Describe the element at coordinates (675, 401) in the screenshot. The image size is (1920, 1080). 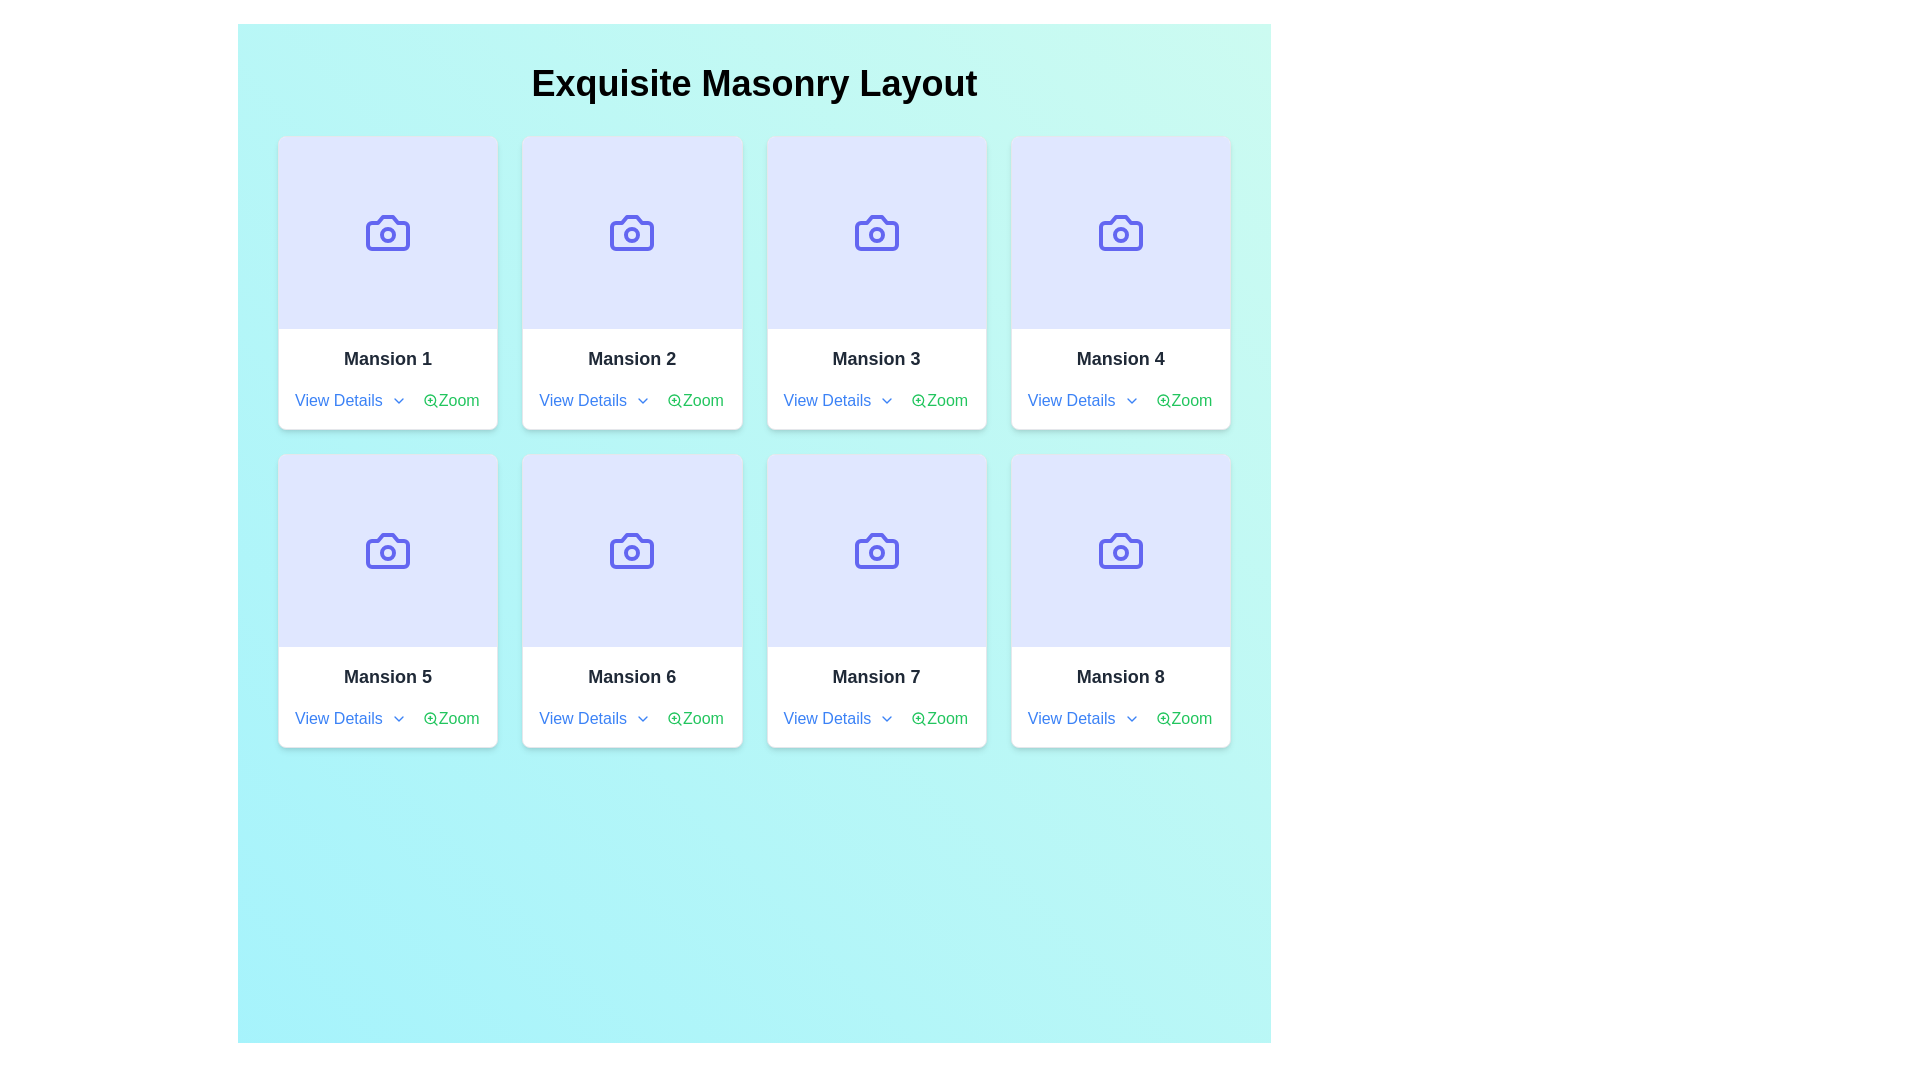
I see `the zoom-in icon located within the 'Mansion 2' card, positioned to the right of the 'View Details' link` at that location.